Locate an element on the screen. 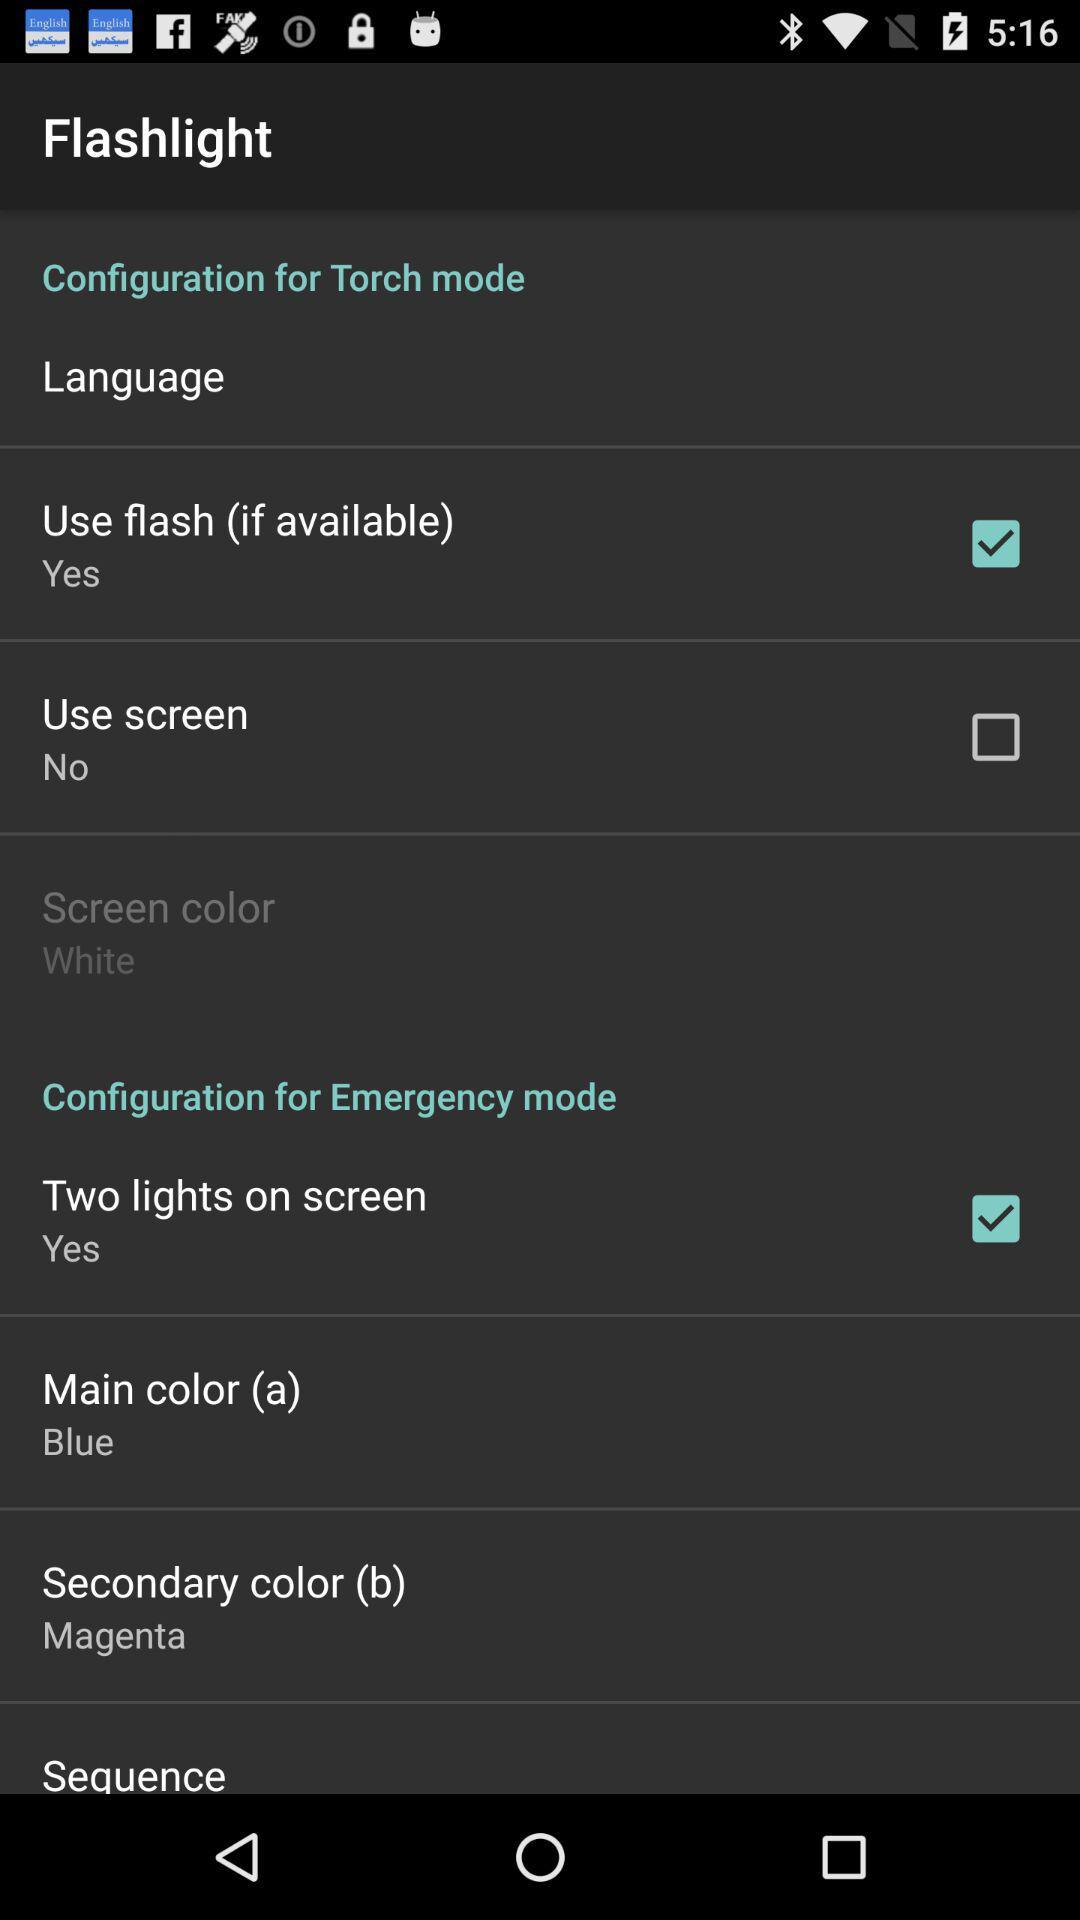  the item below the no is located at coordinates (157, 905).